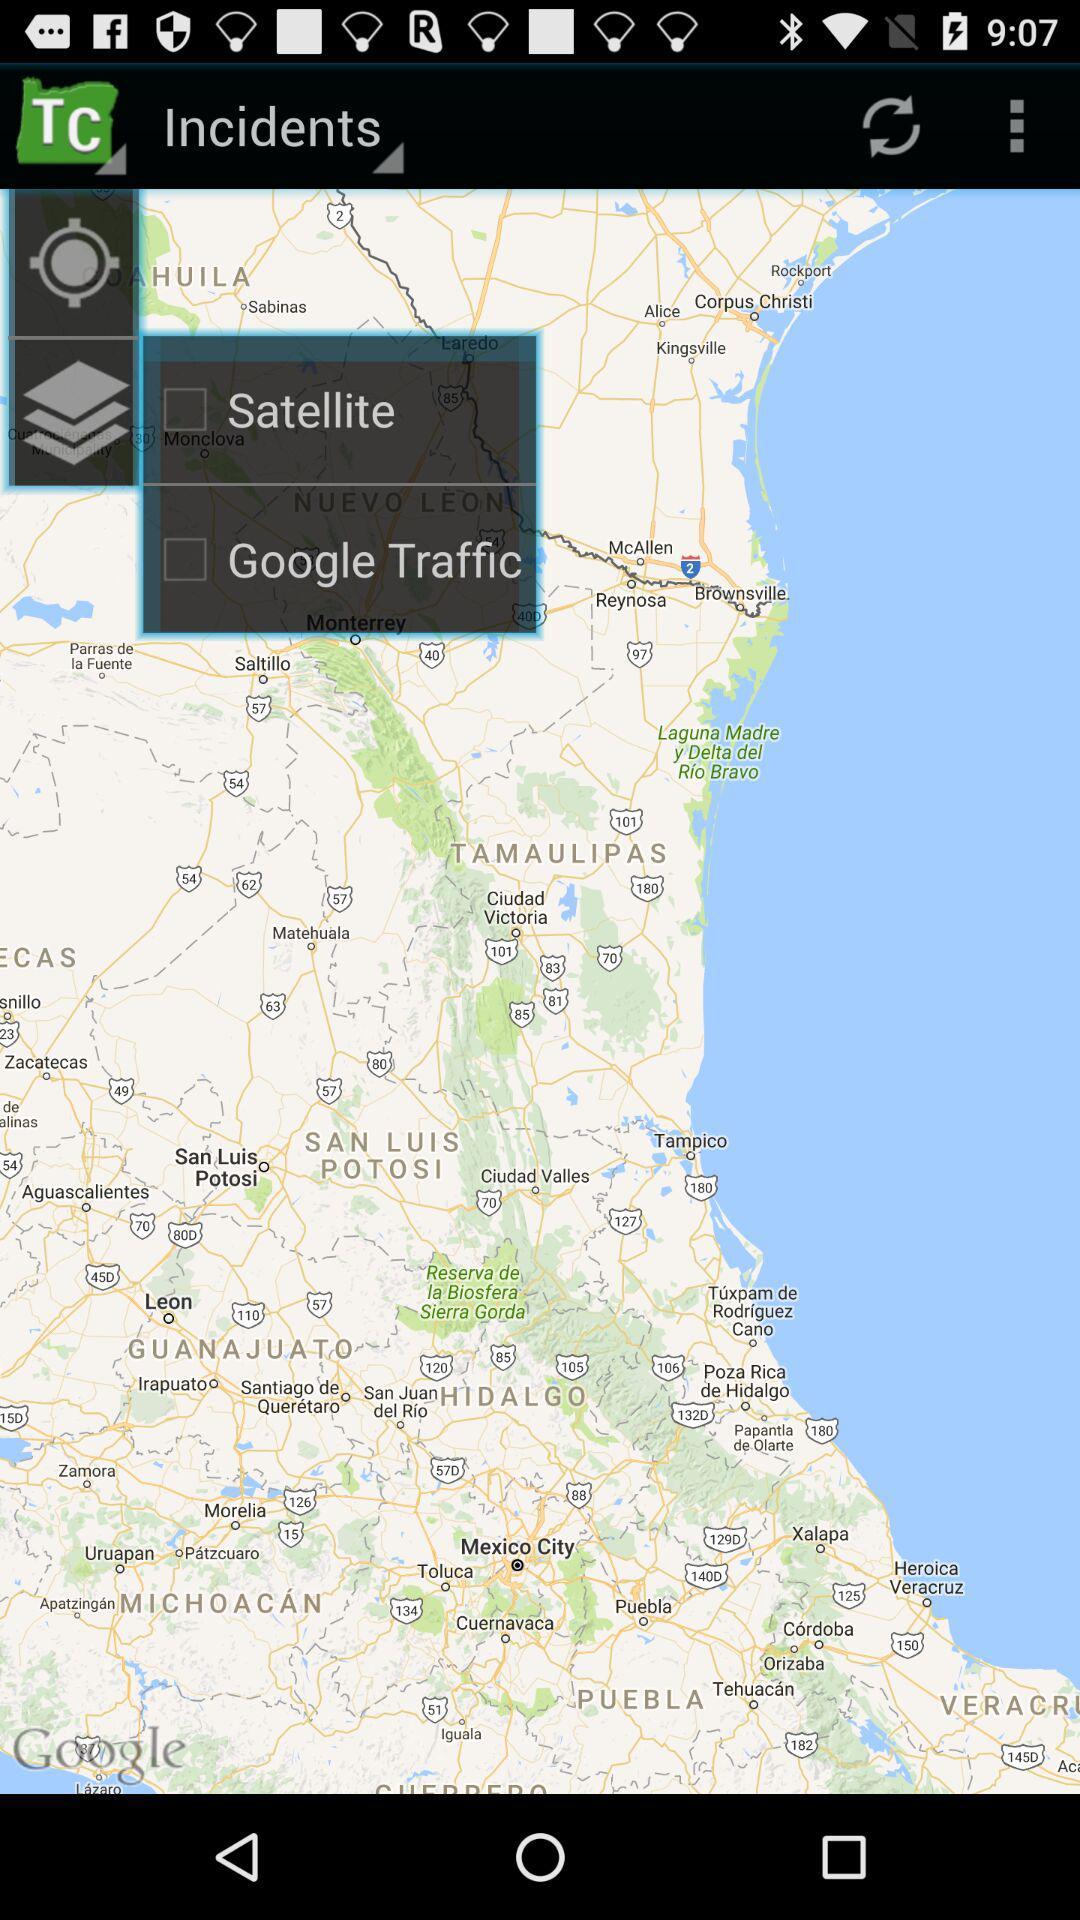  What do you see at coordinates (72, 441) in the screenshot?
I see `the layers icon` at bounding box center [72, 441].